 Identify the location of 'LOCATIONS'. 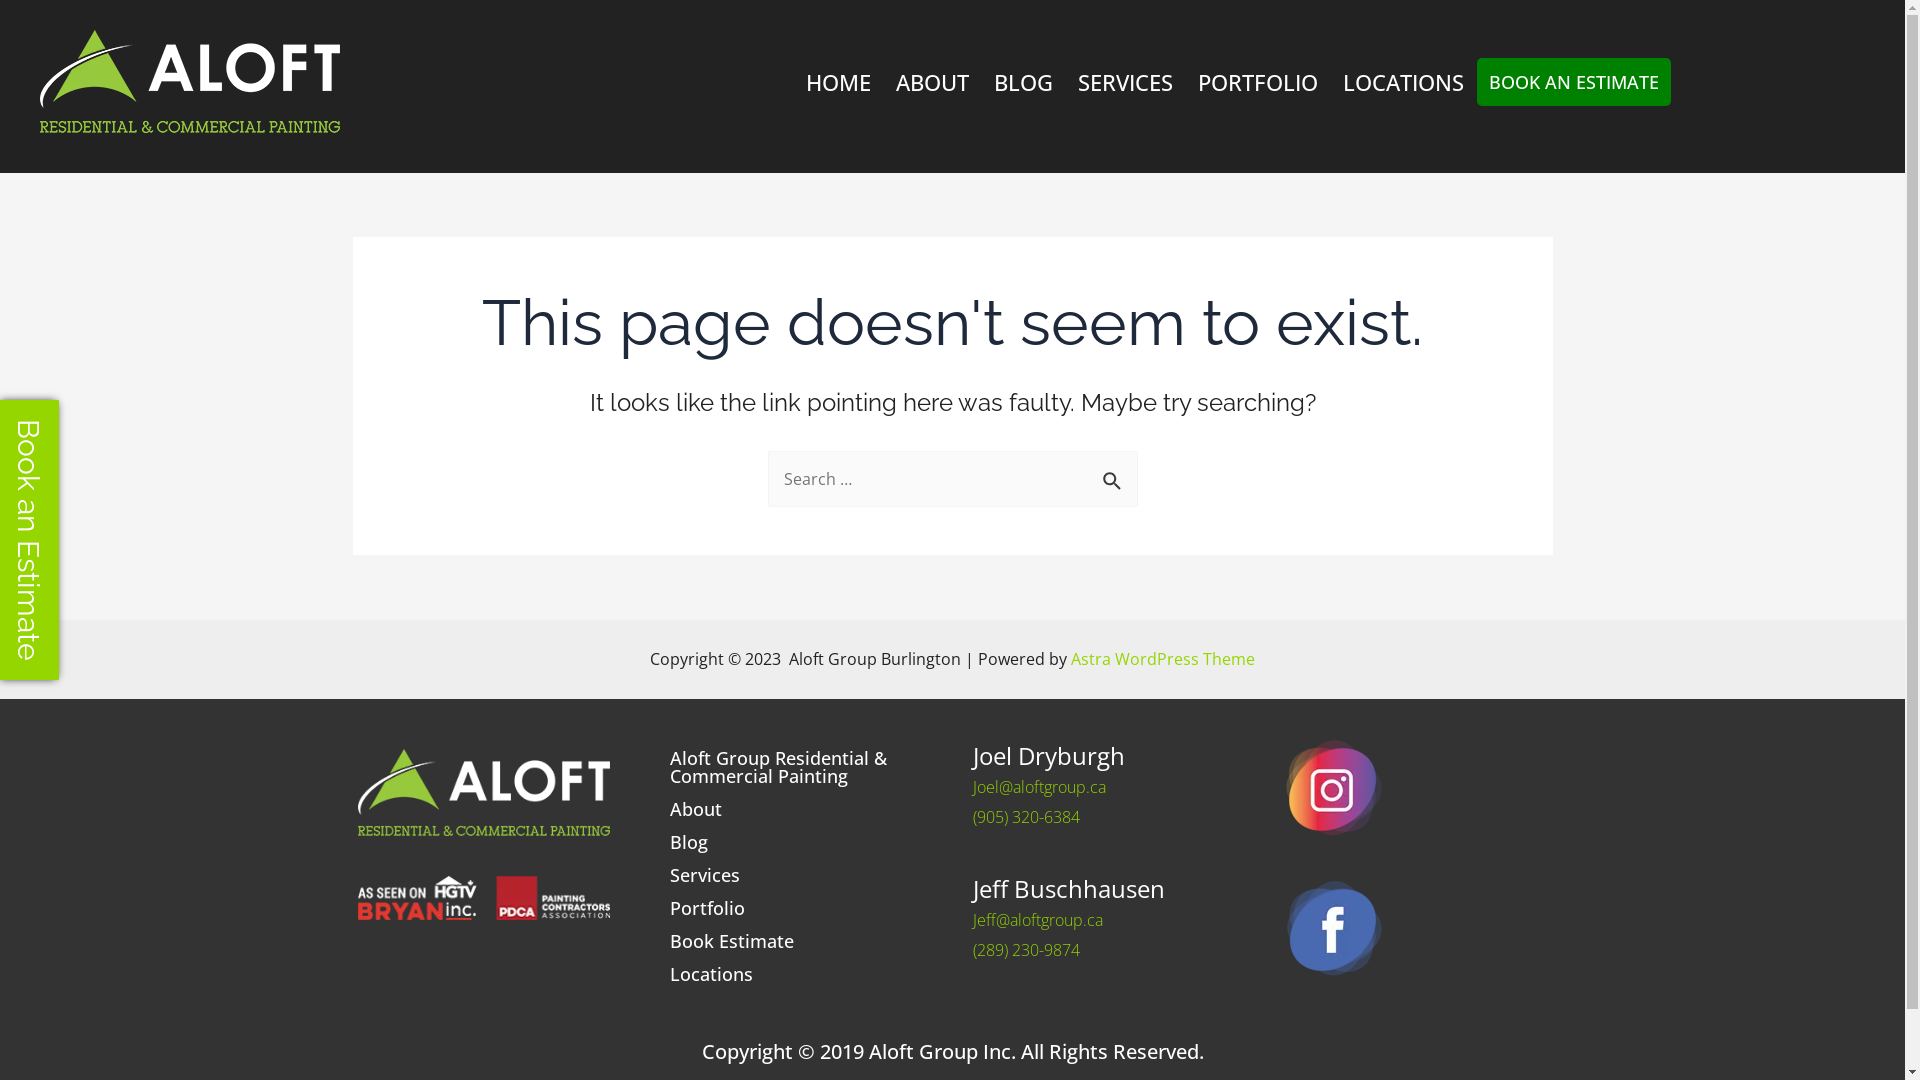
(1402, 80).